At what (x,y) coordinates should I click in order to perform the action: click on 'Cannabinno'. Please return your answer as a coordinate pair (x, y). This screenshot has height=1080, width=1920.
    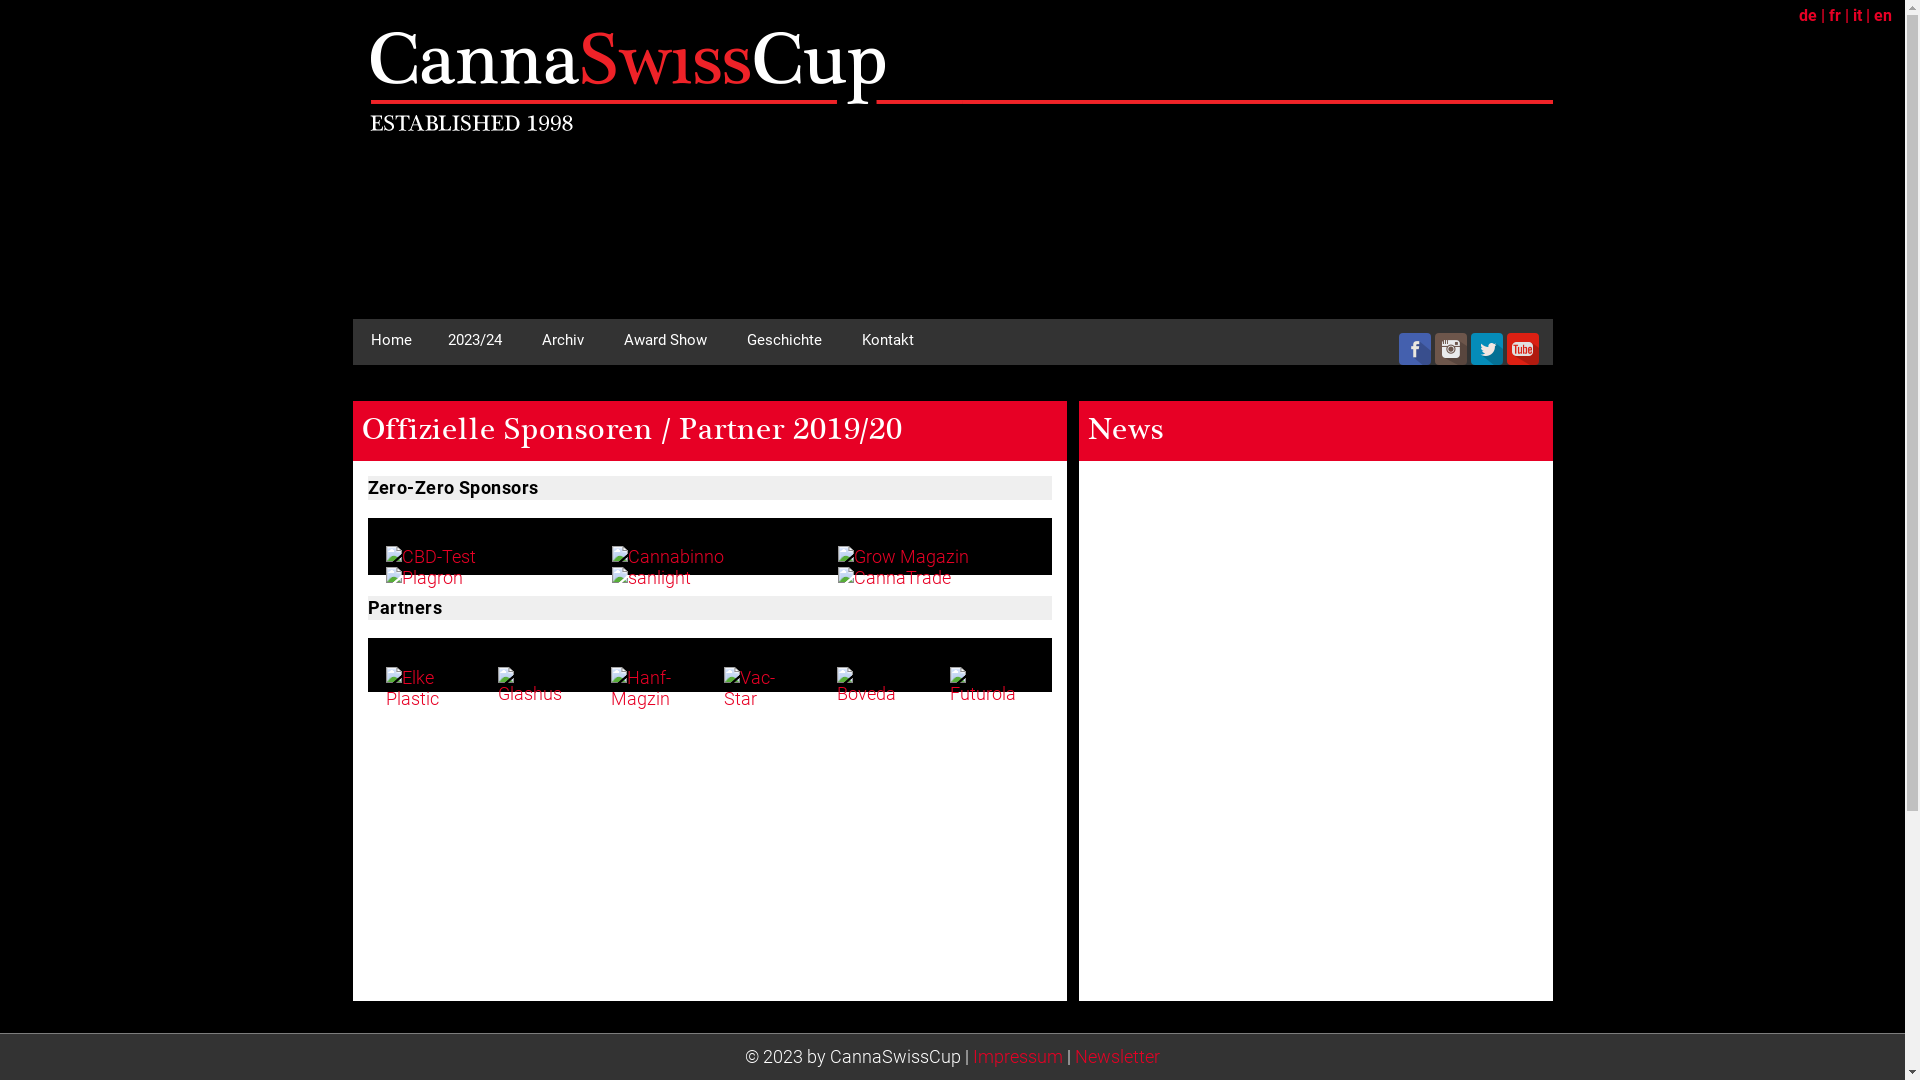
    Looking at the image, I should click on (667, 556).